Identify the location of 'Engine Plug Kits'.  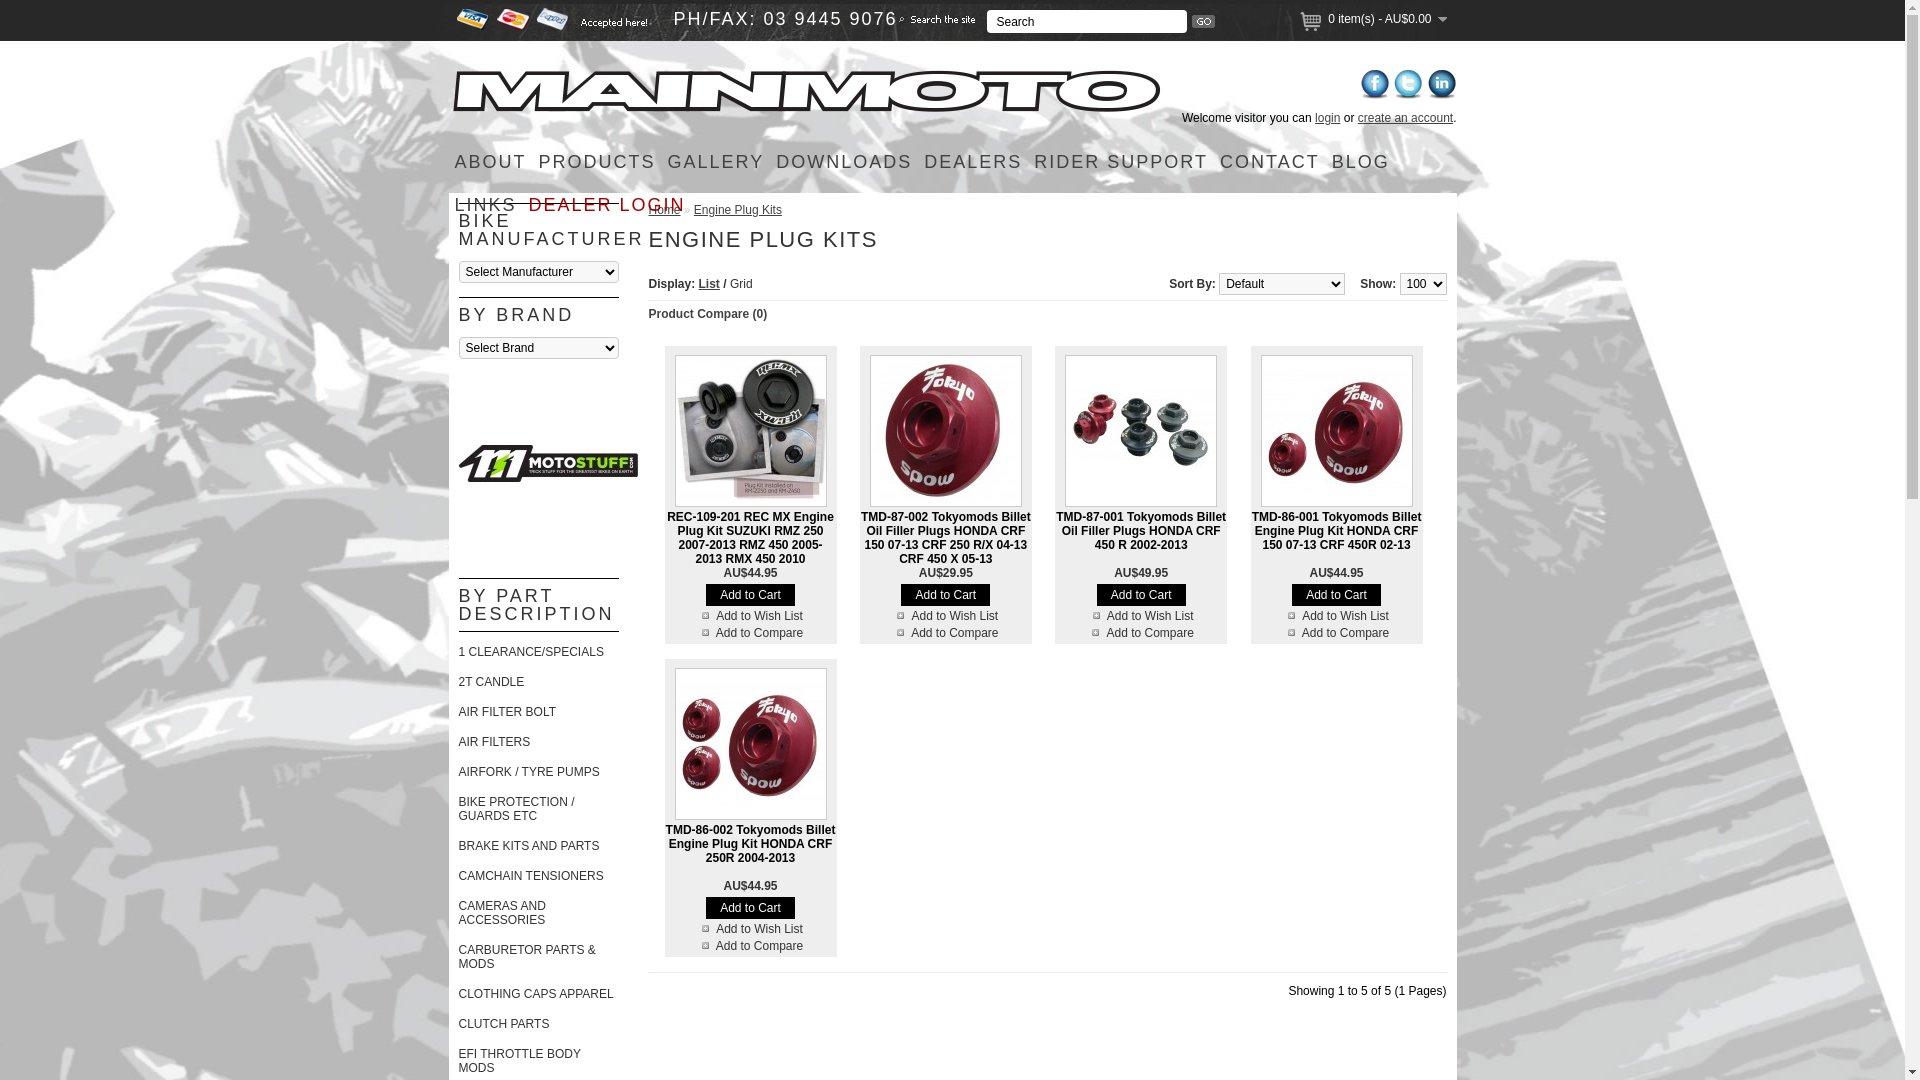
(737, 209).